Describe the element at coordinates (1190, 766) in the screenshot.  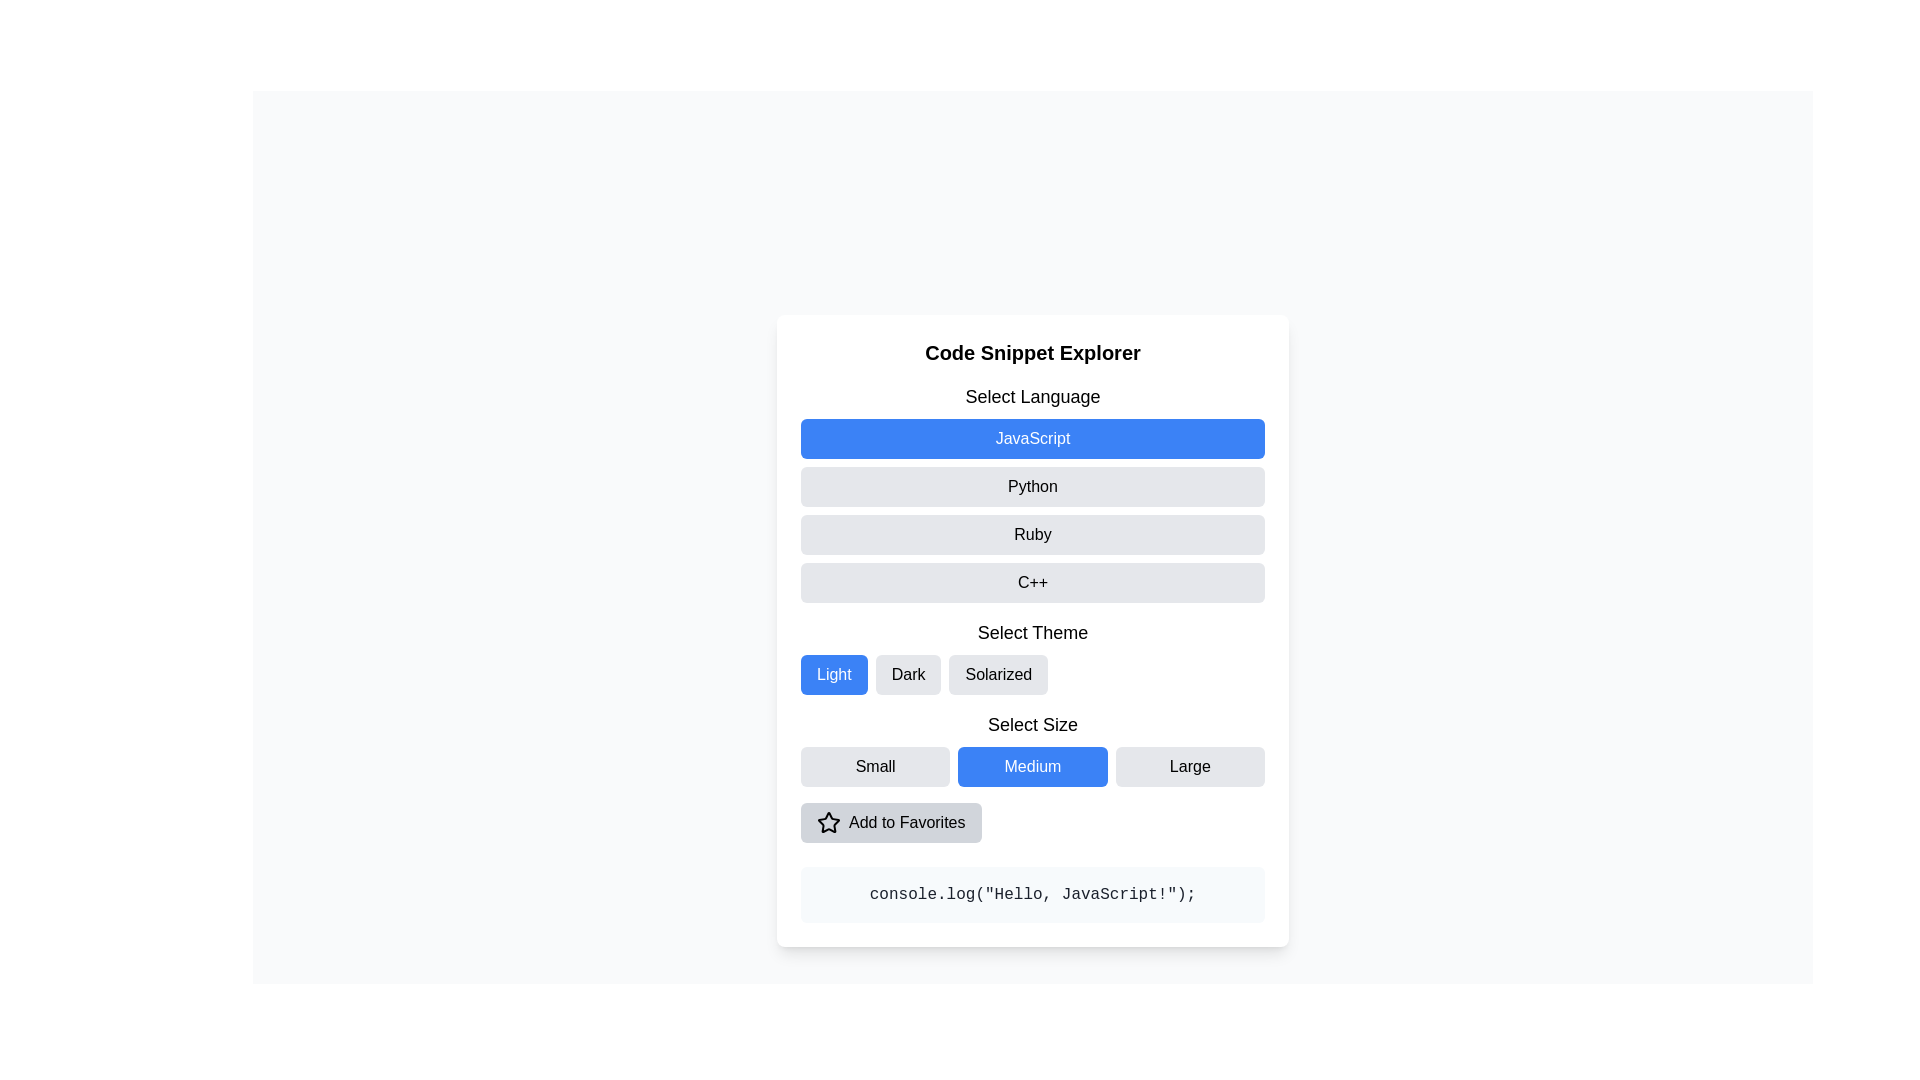
I see `the 'Large' button with a light gray background and rounded corners` at that location.